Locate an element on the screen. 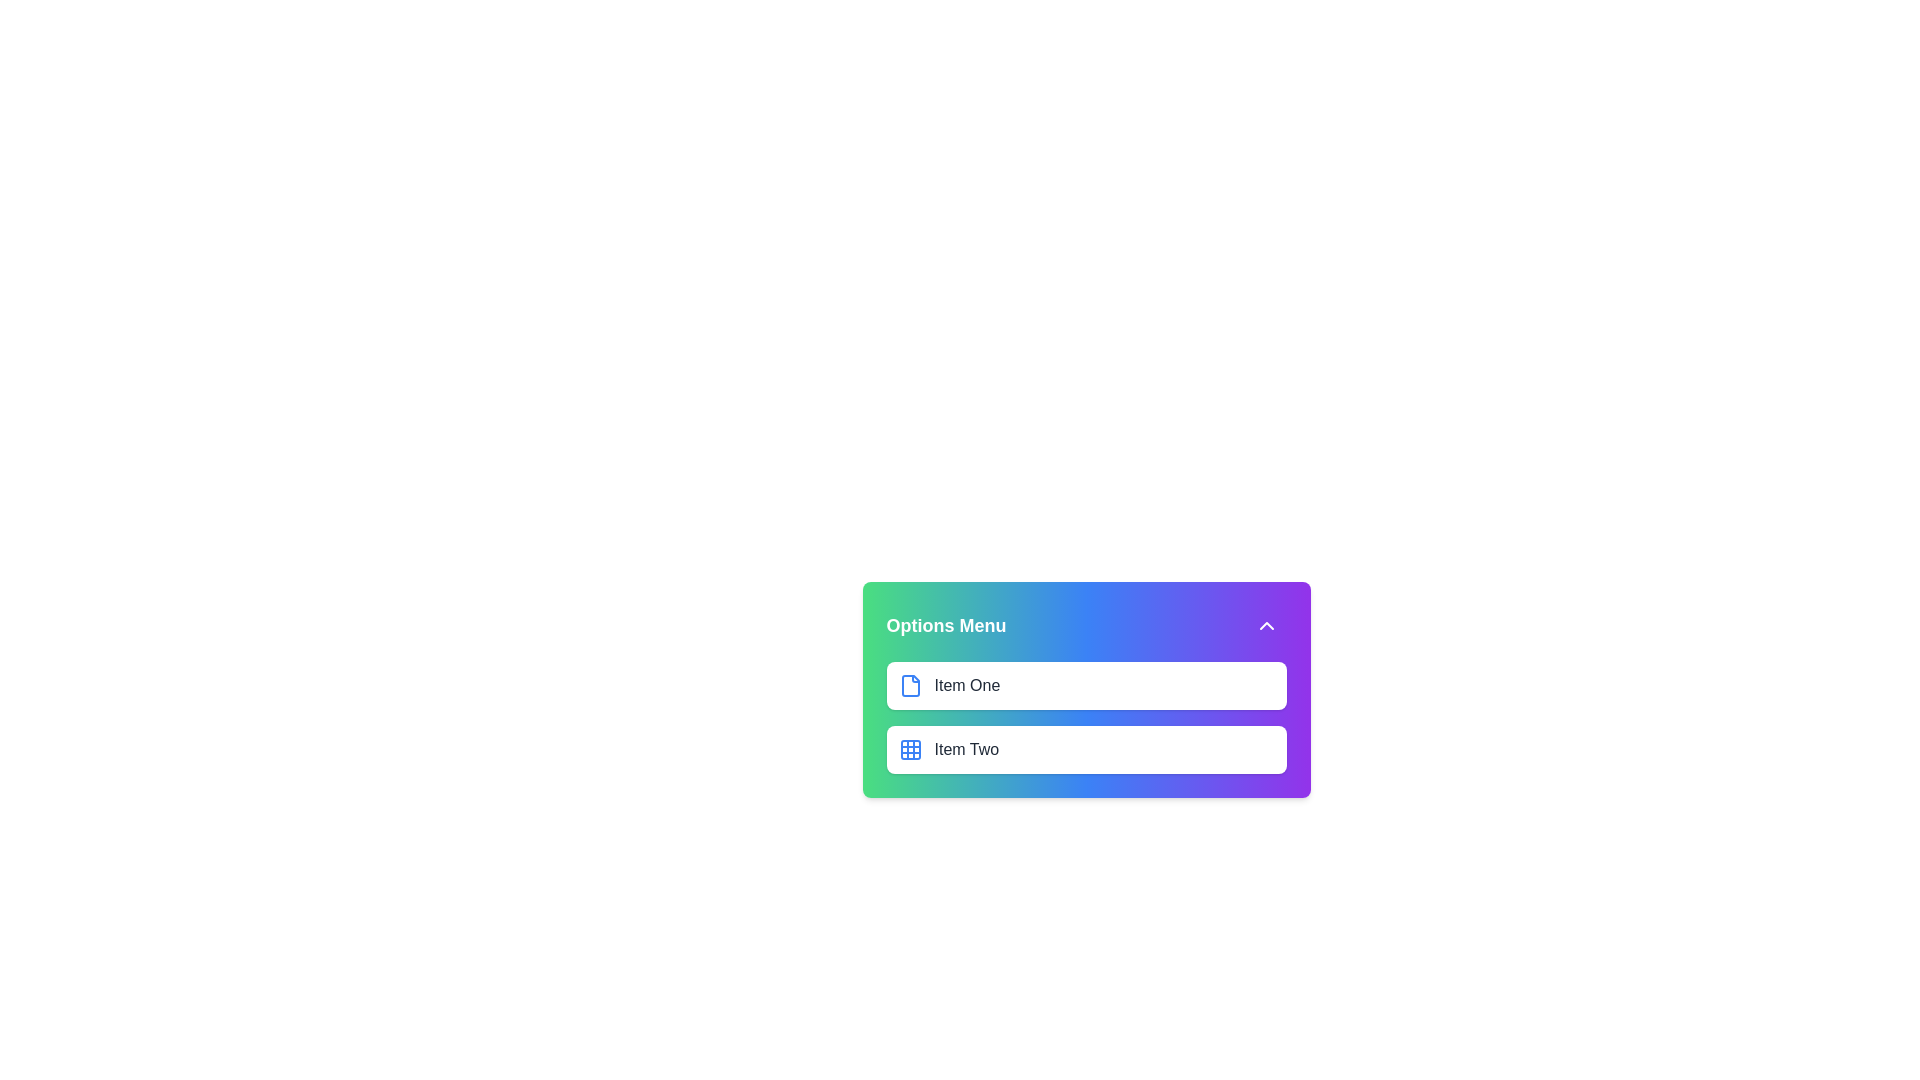  the blue file icon located to the left of 'Item One' in the vertically stacked menu list is located at coordinates (909, 685).